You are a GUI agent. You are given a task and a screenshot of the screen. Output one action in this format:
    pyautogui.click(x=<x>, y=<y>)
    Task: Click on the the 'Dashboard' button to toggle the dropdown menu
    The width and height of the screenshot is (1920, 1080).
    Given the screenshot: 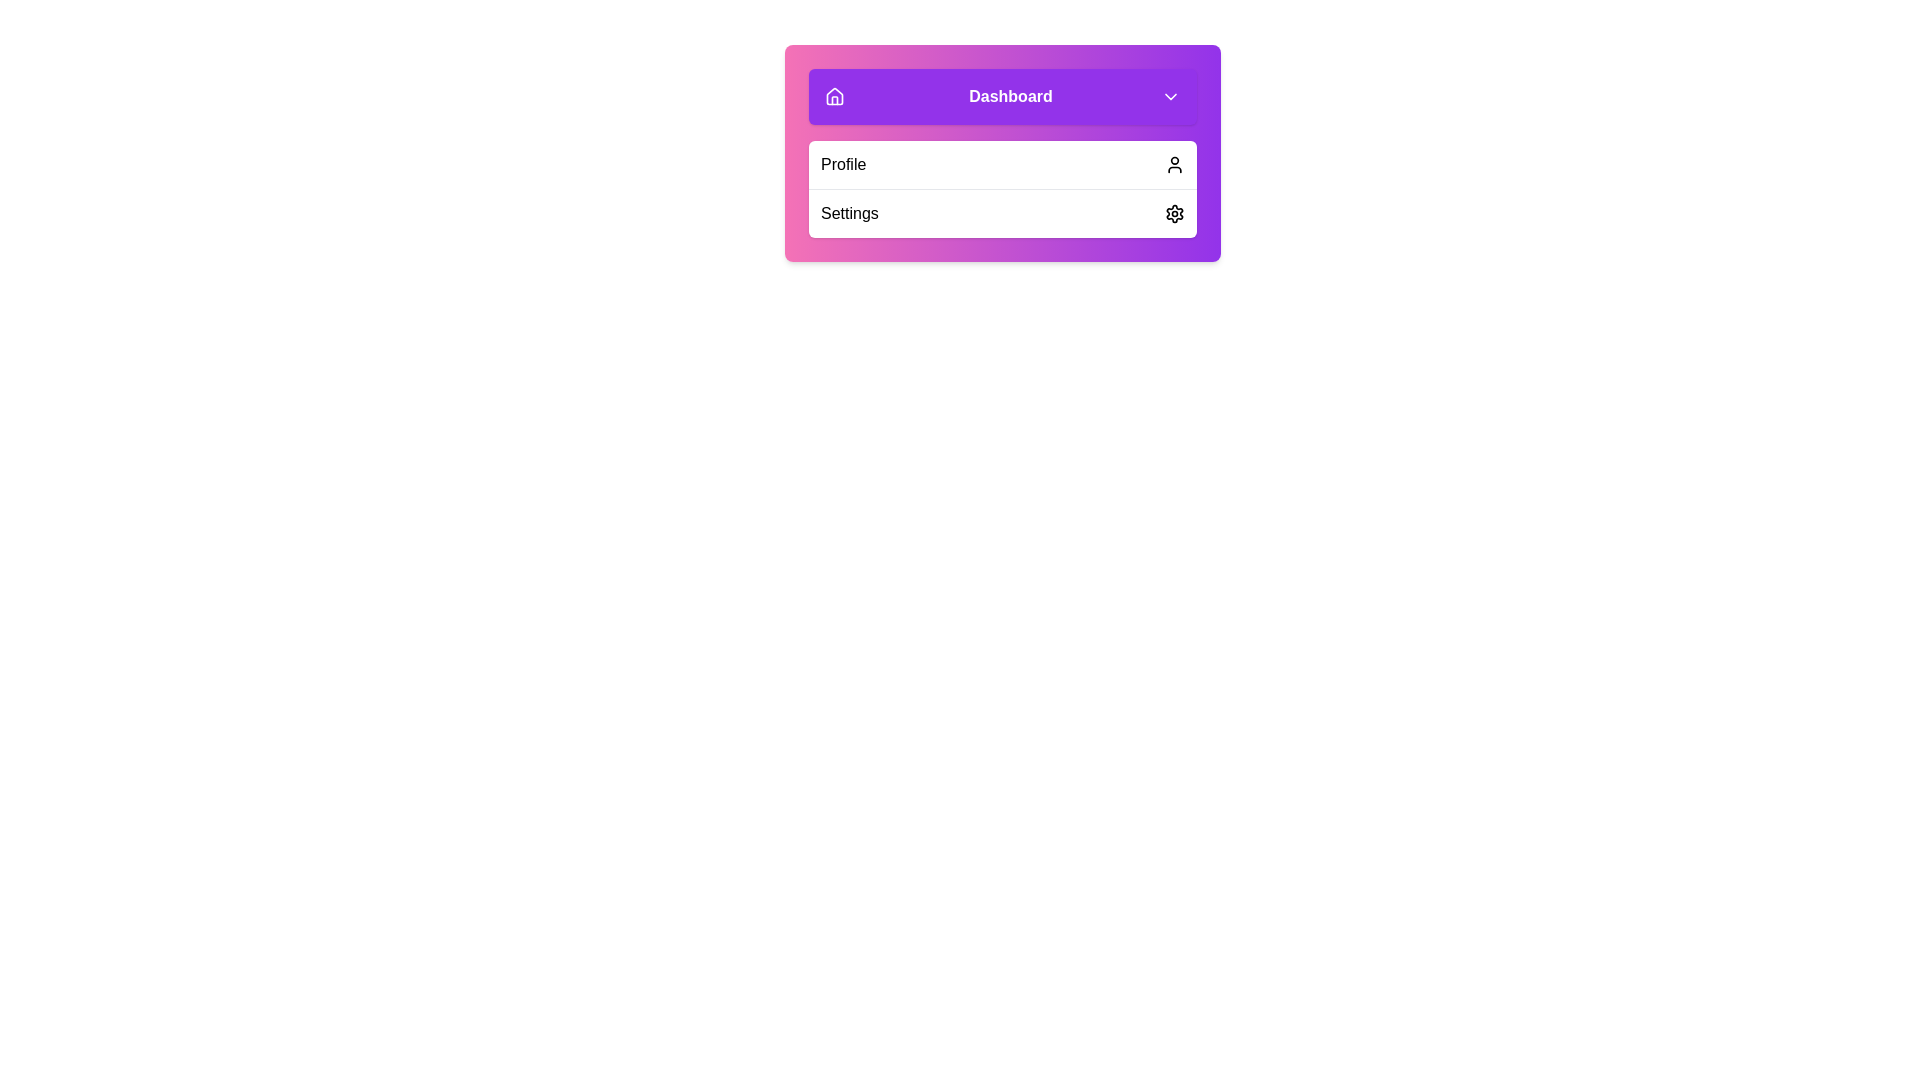 What is the action you would take?
    pyautogui.click(x=1003, y=96)
    